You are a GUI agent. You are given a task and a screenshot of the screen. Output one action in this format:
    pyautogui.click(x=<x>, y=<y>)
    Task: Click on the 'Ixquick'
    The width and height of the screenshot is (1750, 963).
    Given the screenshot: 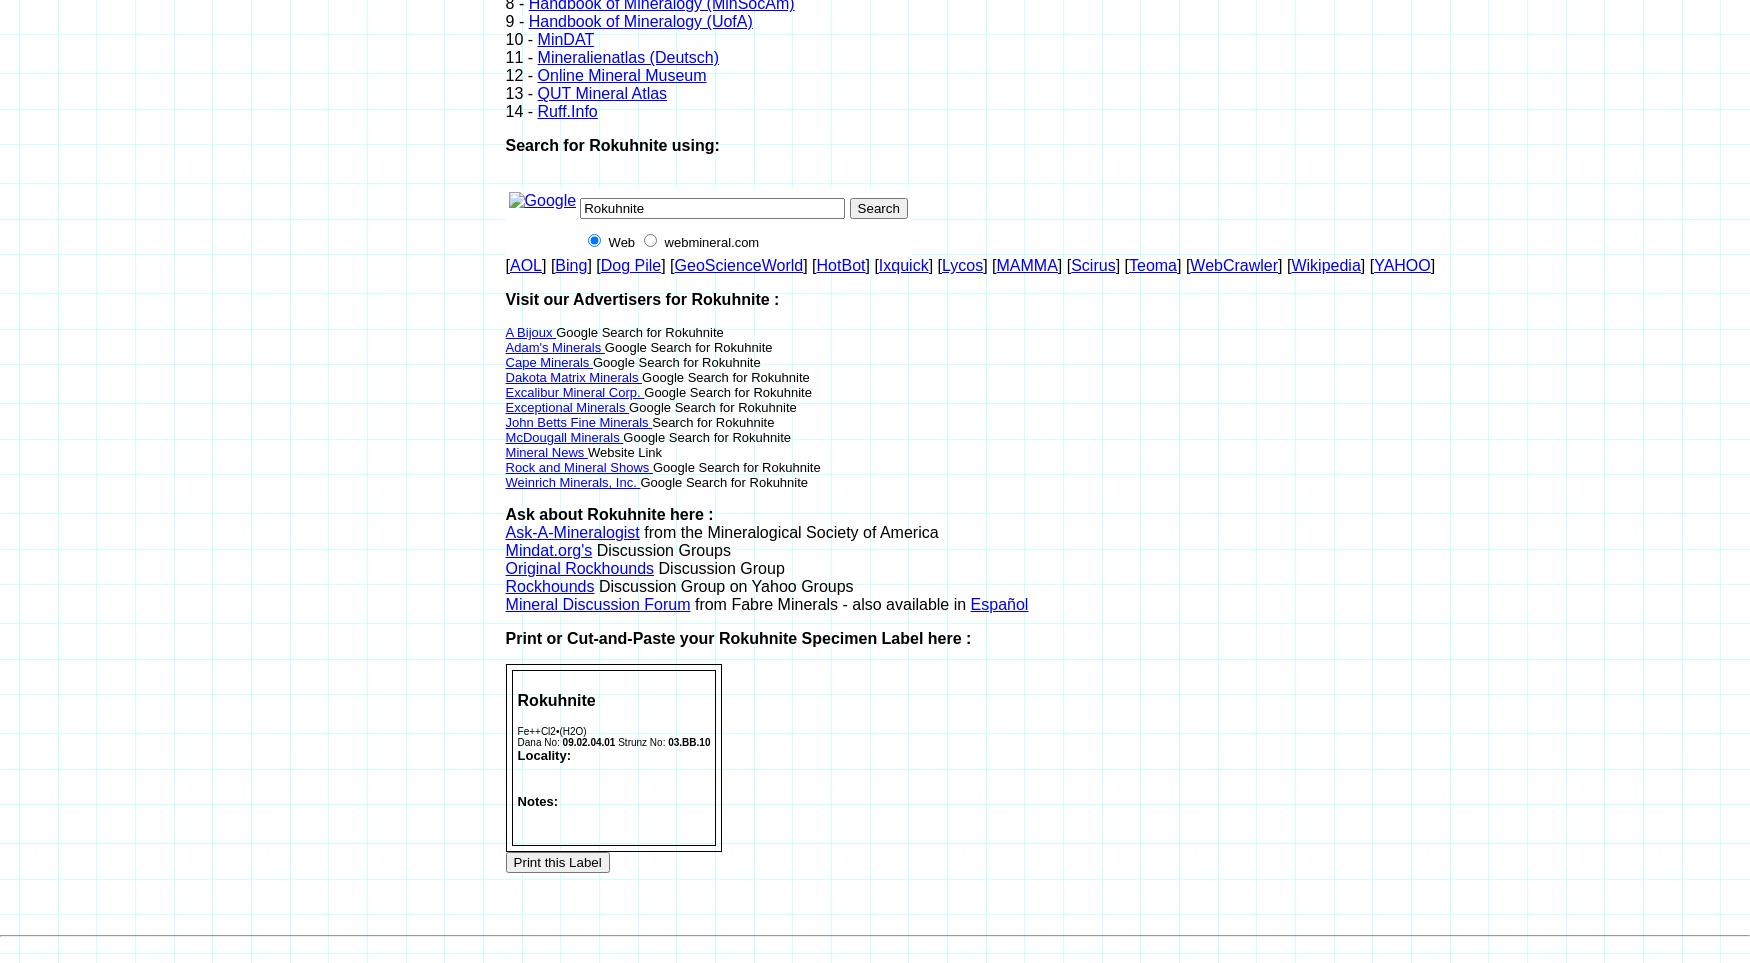 What is the action you would take?
    pyautogui.click(x=902, y=264)
    